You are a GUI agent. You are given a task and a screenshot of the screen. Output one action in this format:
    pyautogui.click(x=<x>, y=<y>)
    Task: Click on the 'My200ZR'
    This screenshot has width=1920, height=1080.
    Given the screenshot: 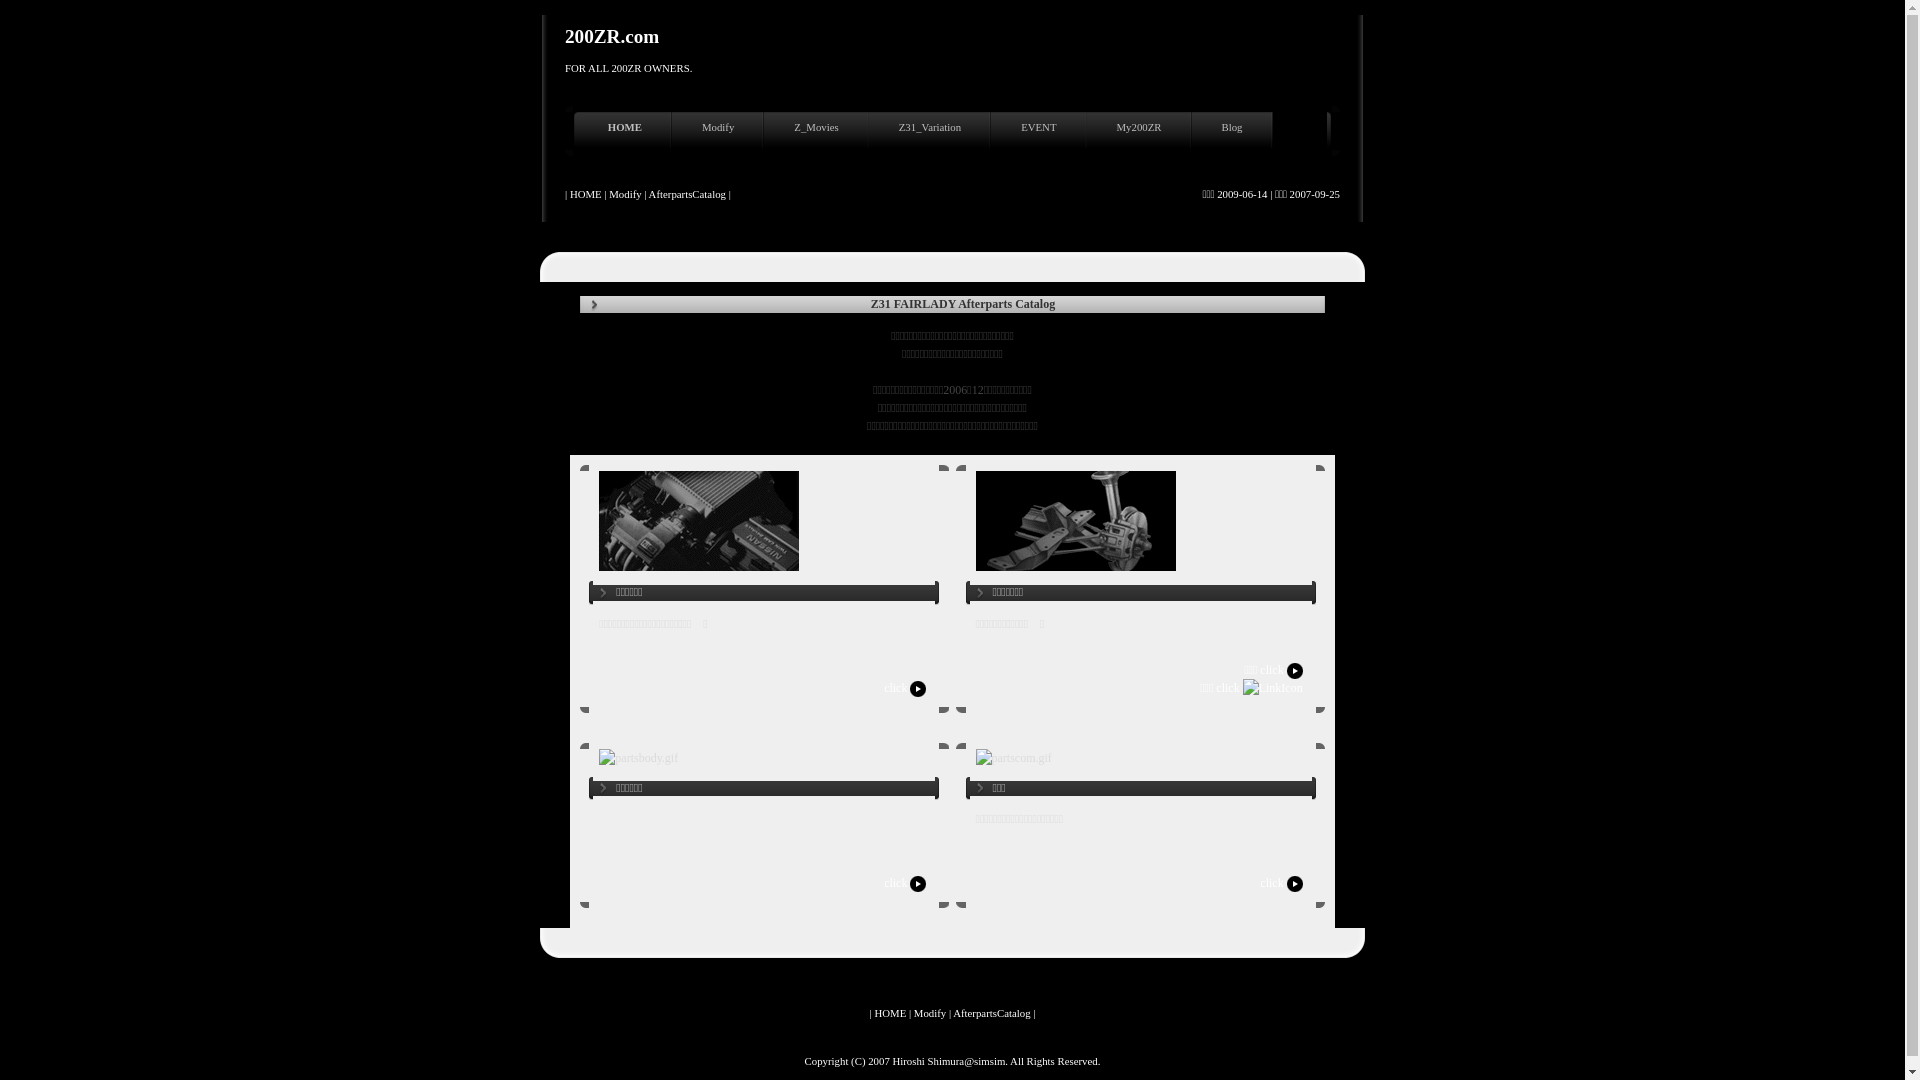 What is the action you would take?
    pyautogui.click(x=1142, y=131)
    